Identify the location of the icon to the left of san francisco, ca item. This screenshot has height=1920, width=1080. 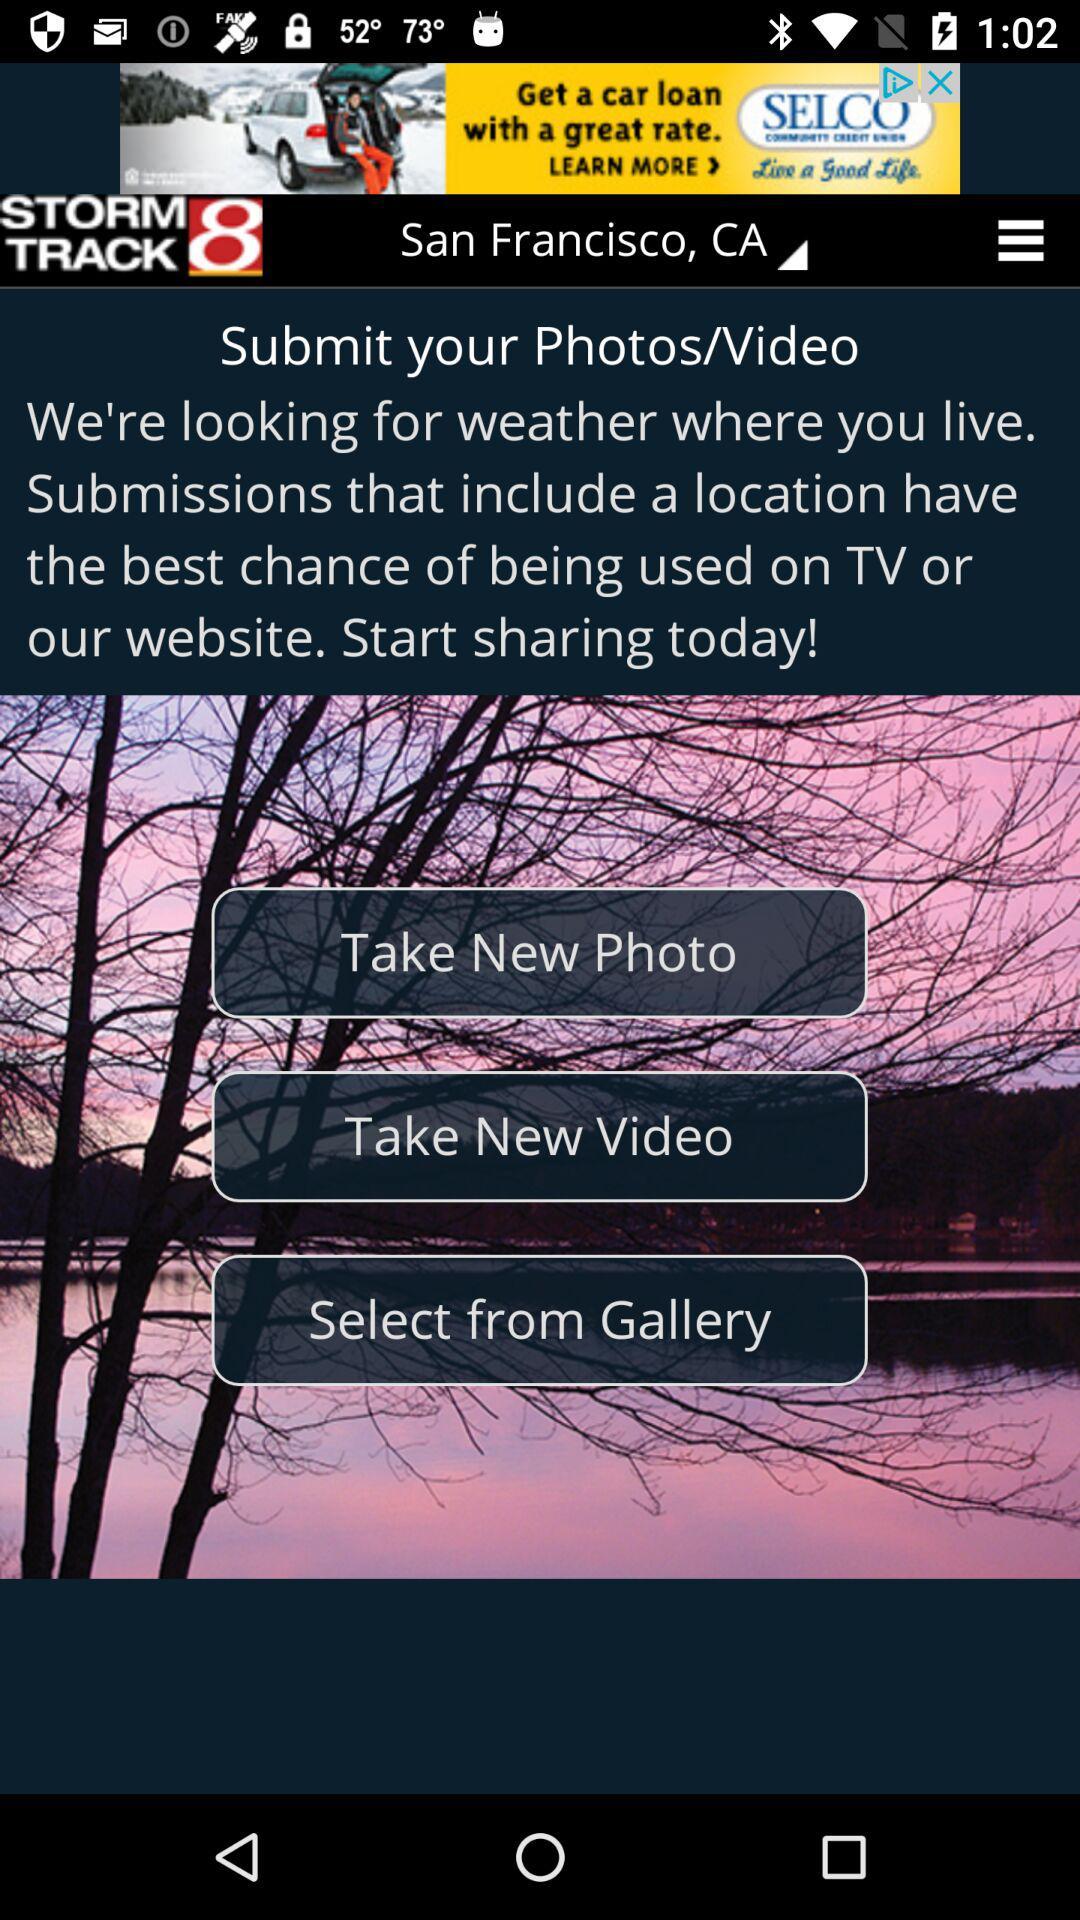
(131, 240).